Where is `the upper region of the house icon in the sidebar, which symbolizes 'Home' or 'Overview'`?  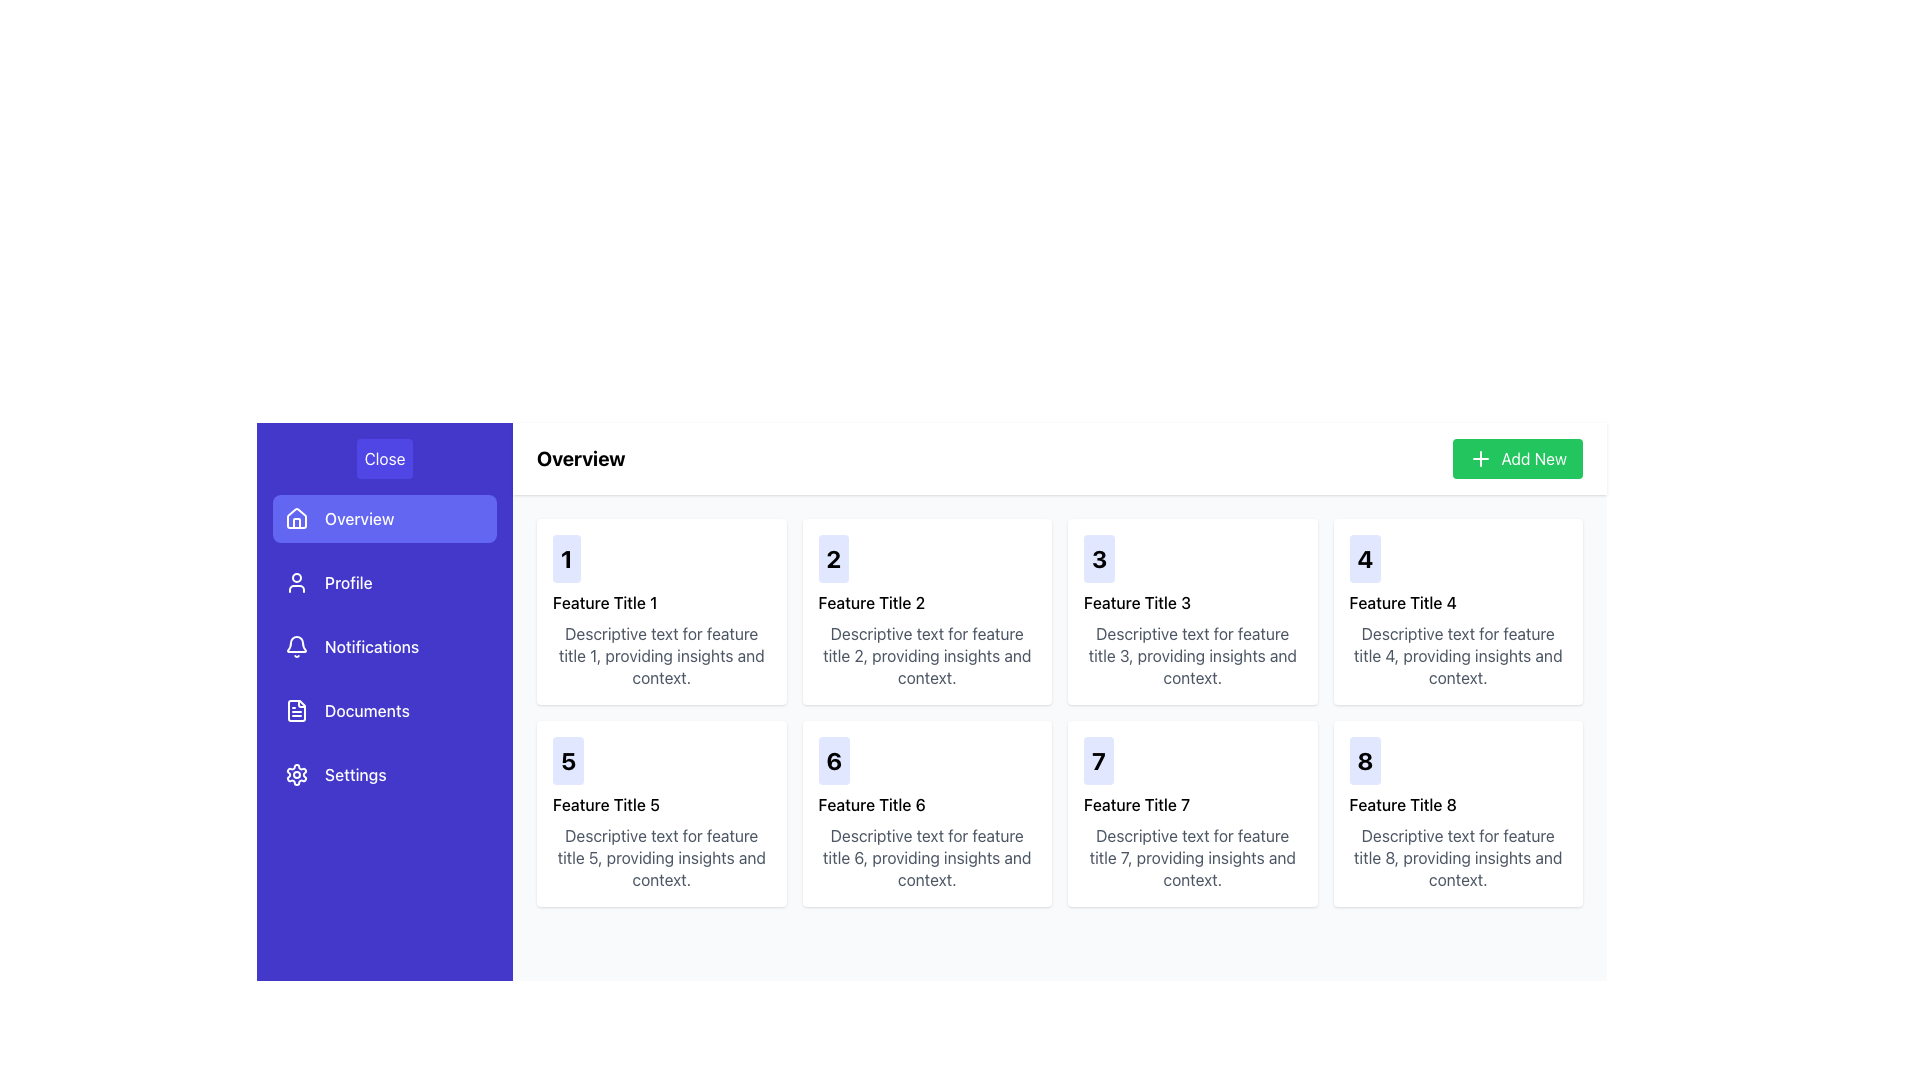
the upper region of the house icon in the sidebar, which symbolizes 'Home' or 'Overview' is located at coordinates (296, 516).